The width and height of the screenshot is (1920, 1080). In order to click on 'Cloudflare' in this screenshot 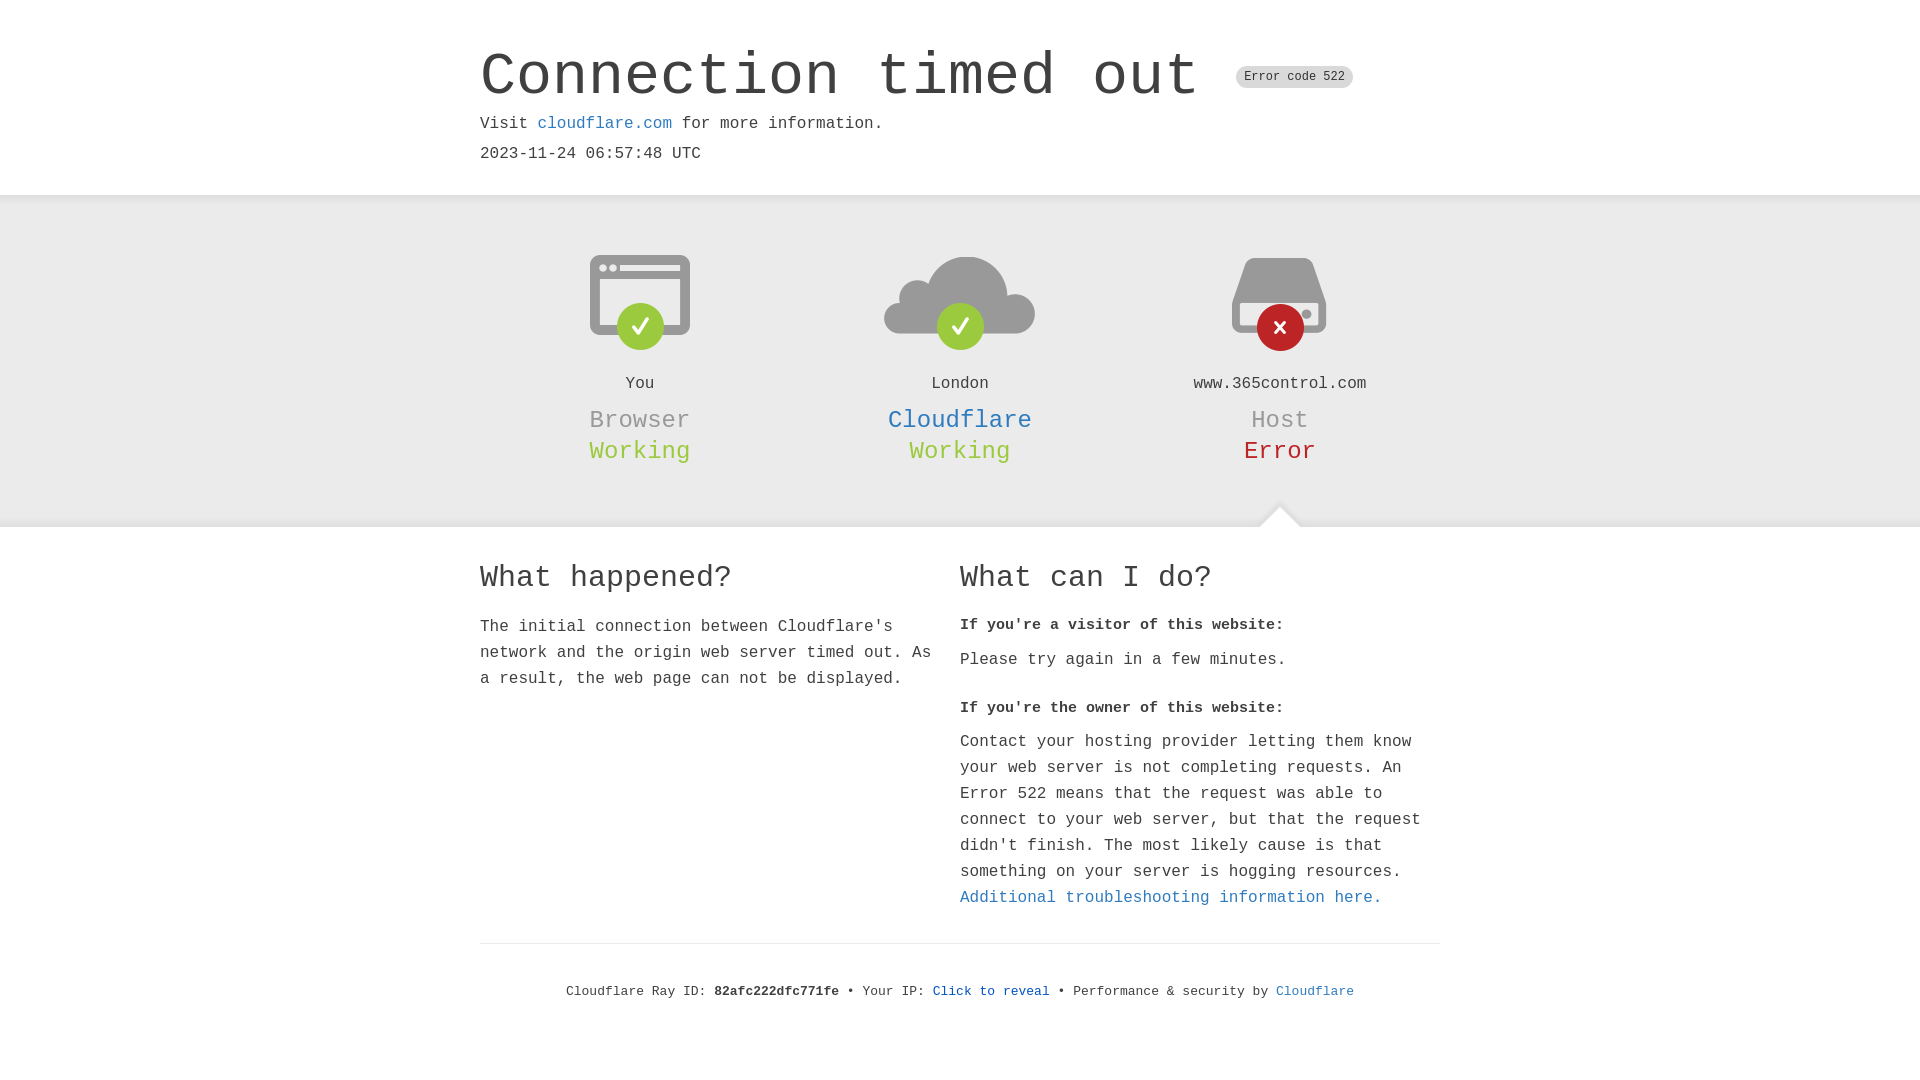, I will do `click(1275, 991)`.